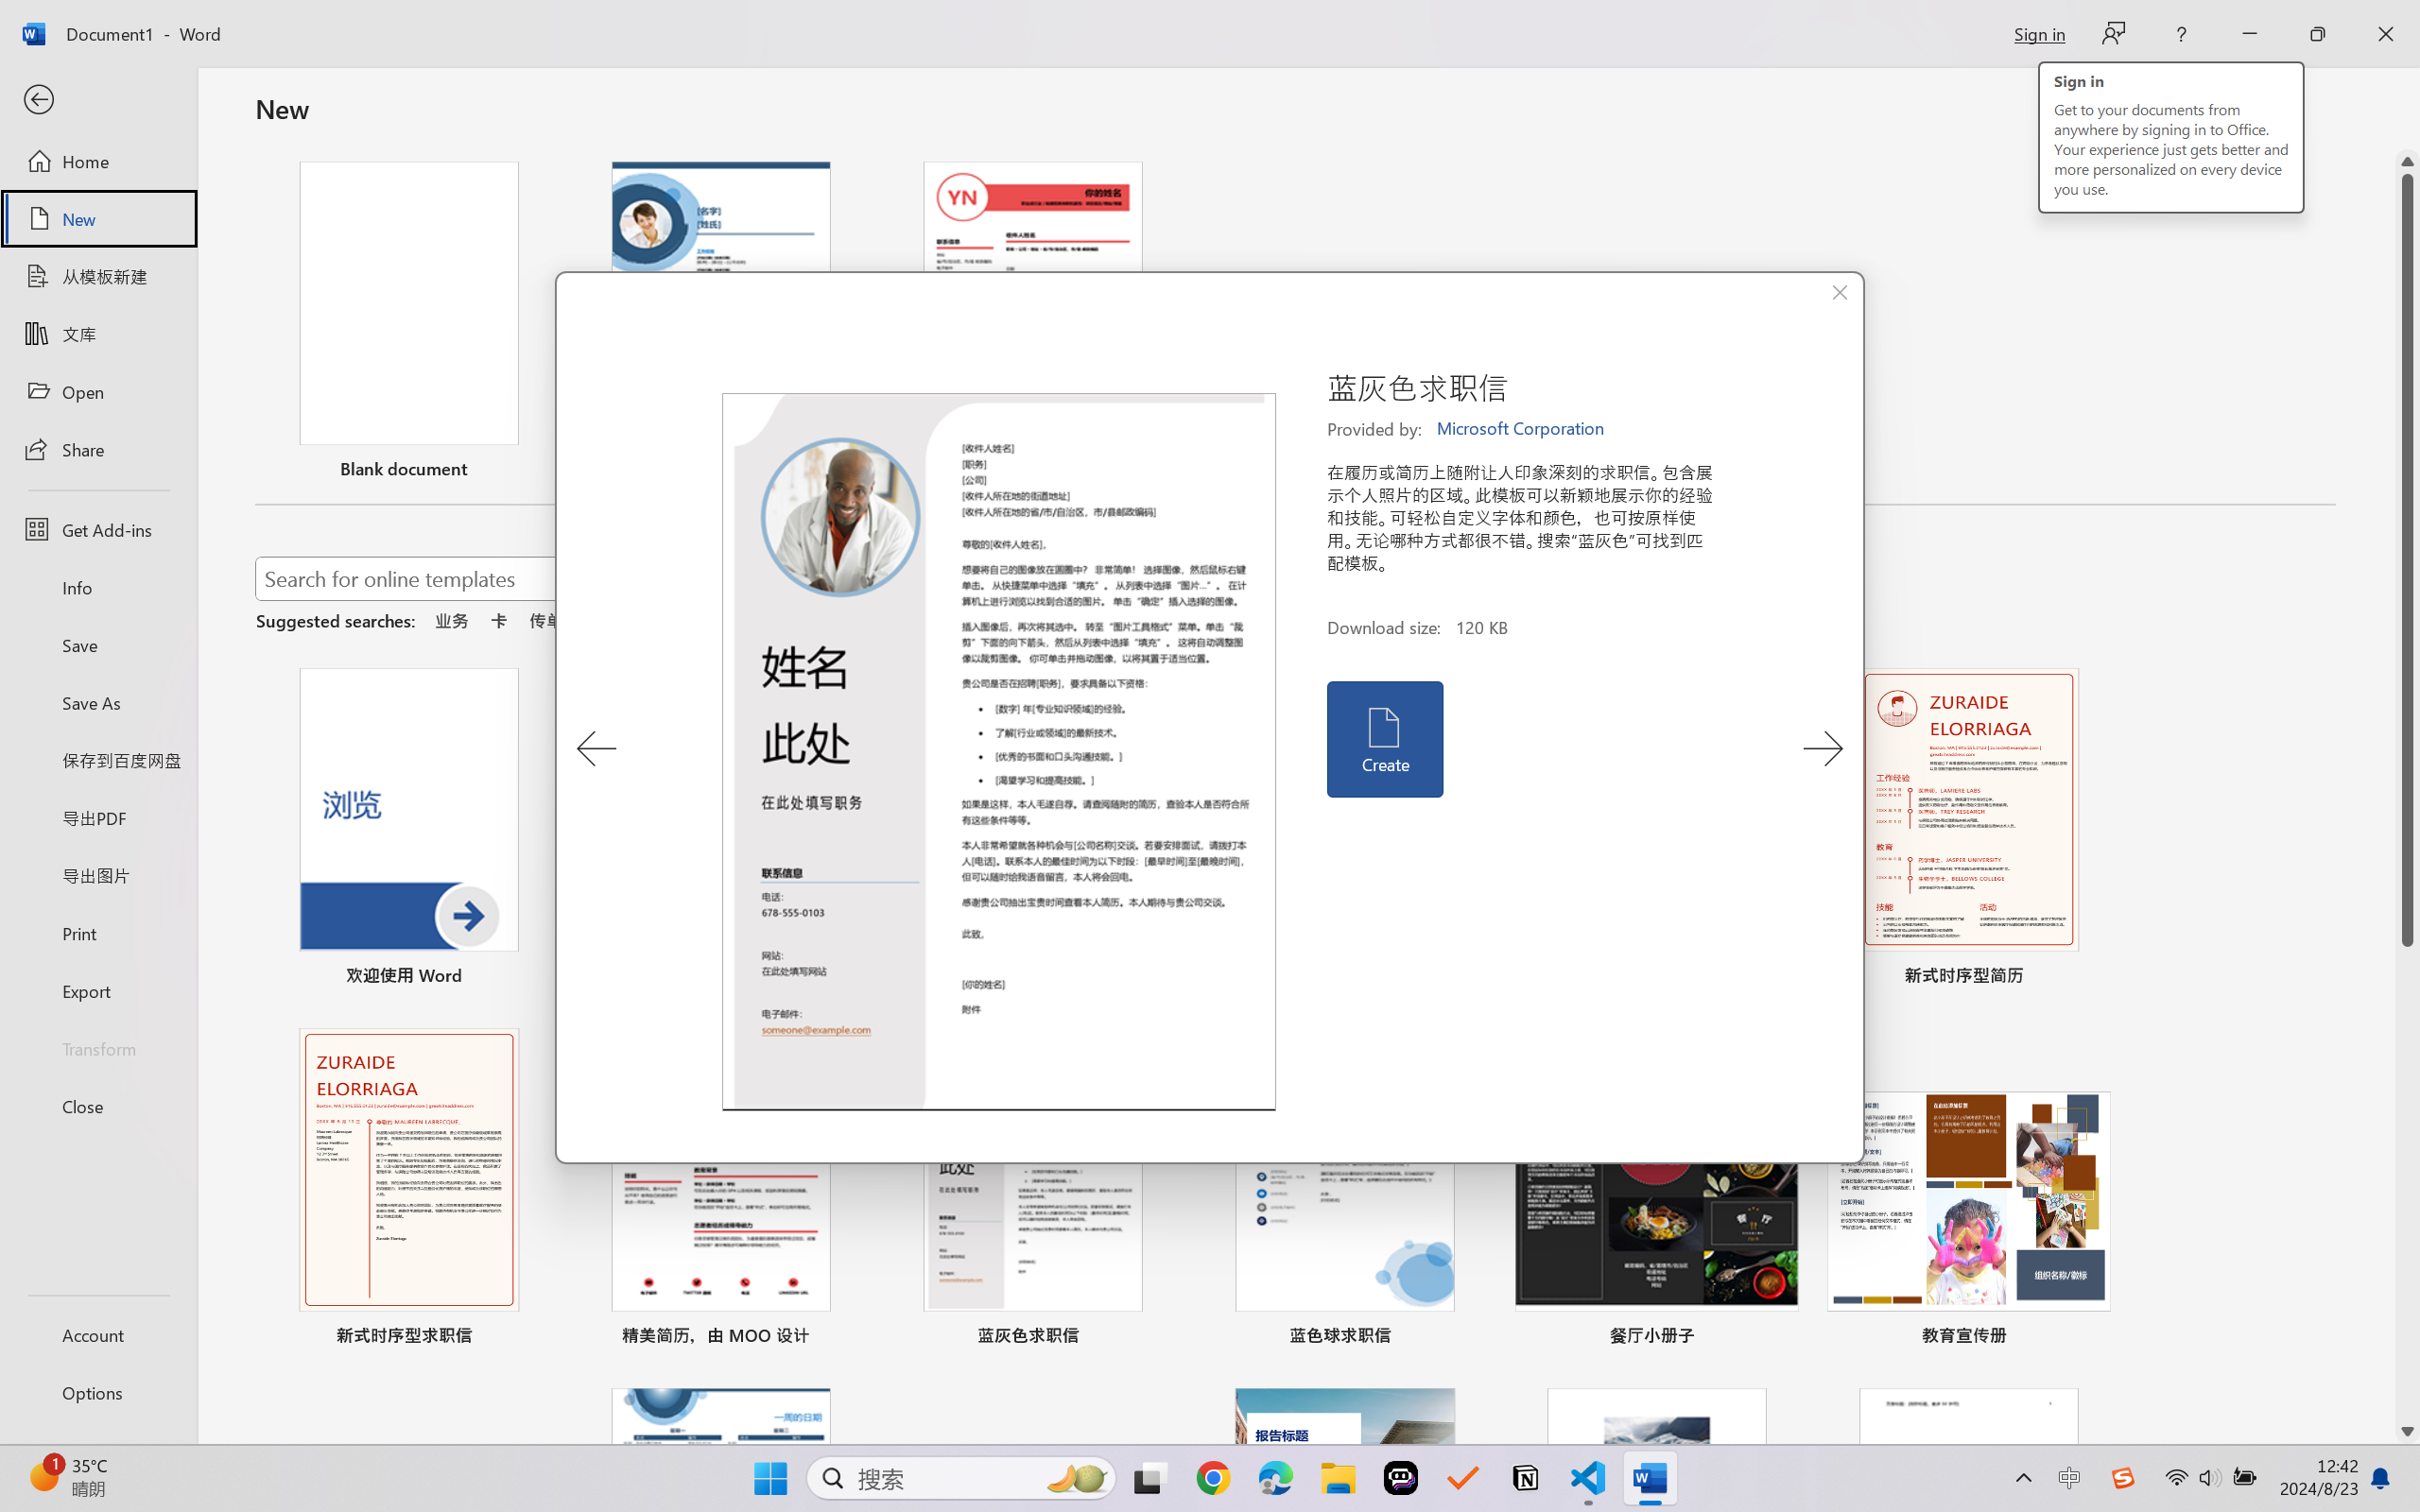  I want to click on 'Print', so click(97, 933).